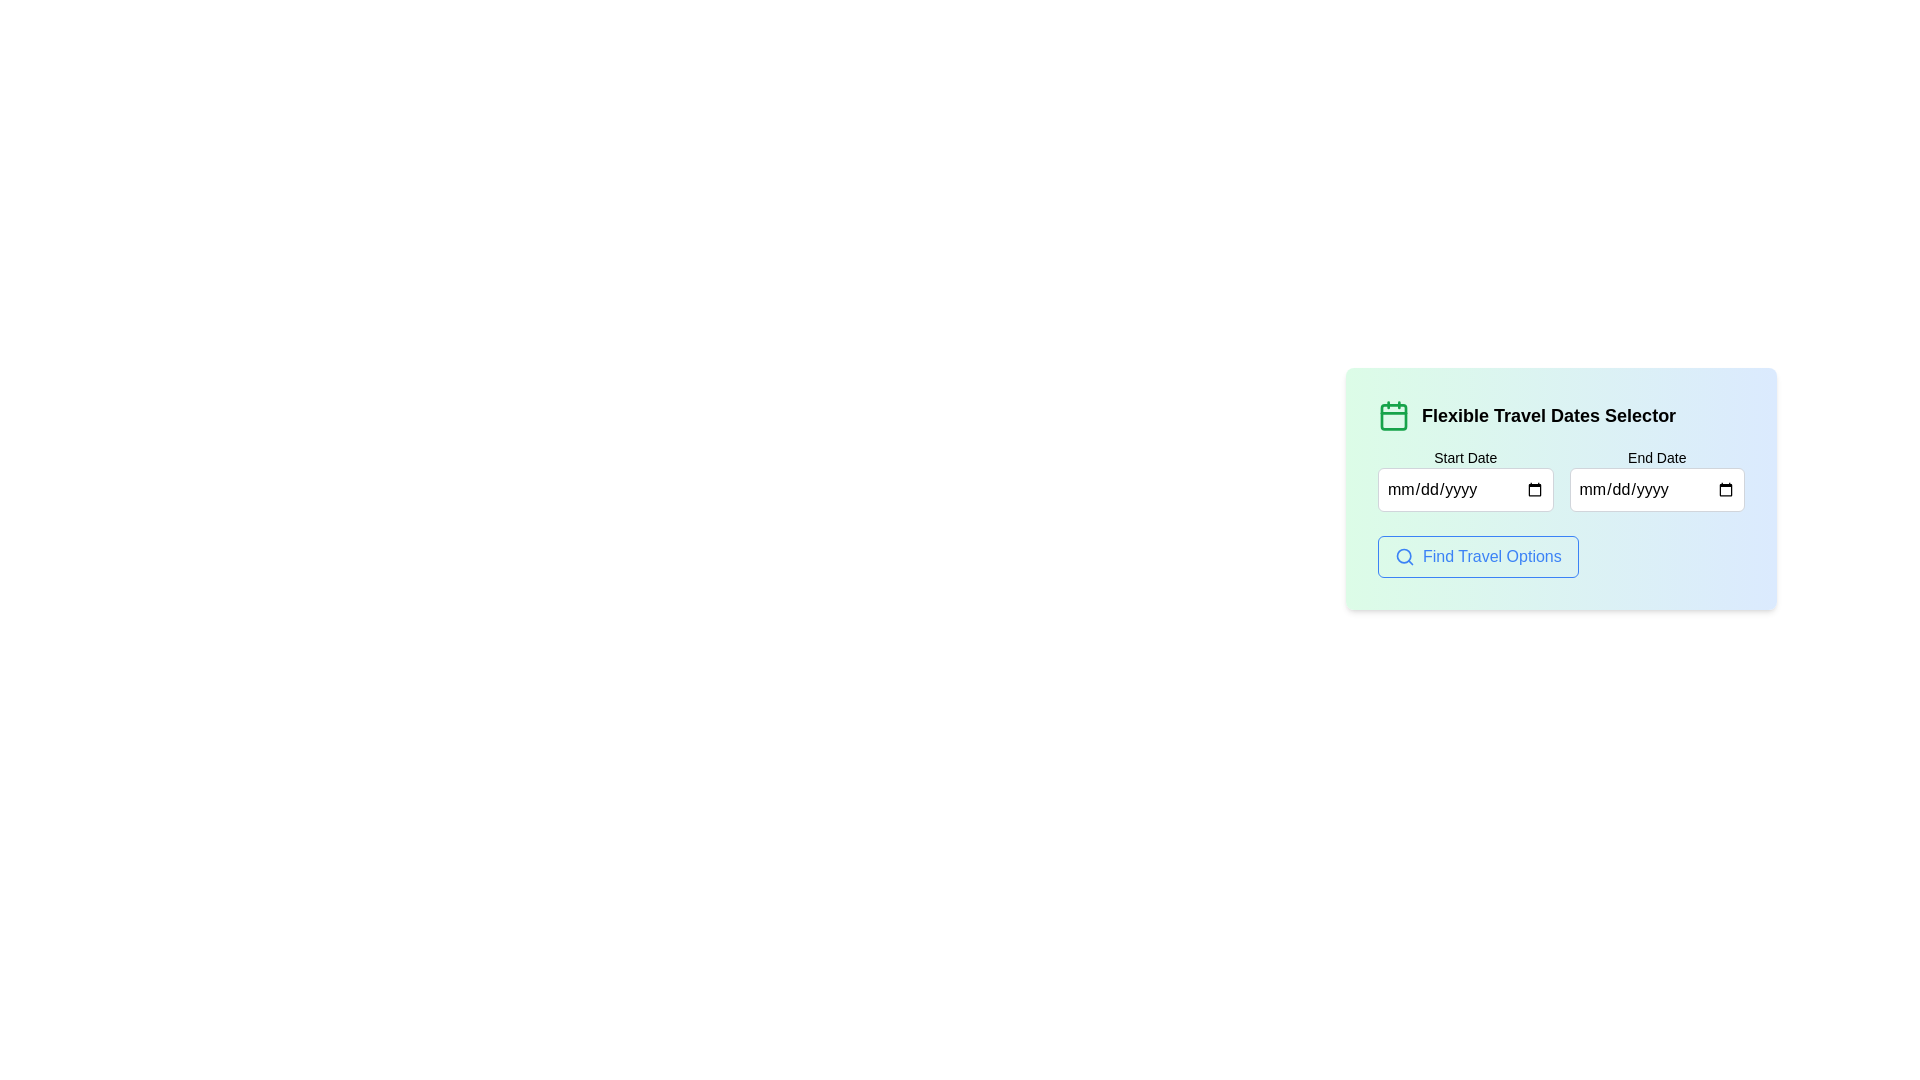 The width and height of the screenshot is (1920, 1080). Describe the element at coordinates (1656, 489) in the screenshot. I see `the Date input field located under the 'End Date' label in the 'Flexible Travel Dates Selector' section` at that location.